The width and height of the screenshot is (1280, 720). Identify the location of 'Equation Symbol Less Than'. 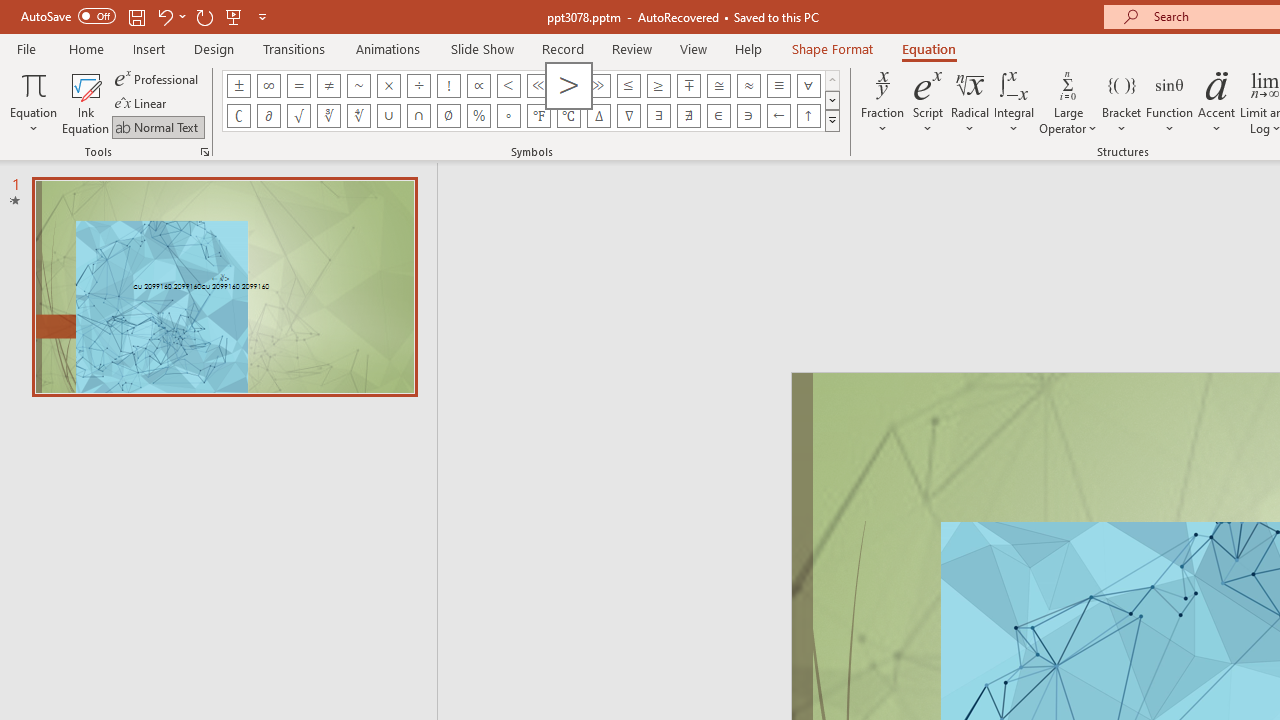
(508, 85).